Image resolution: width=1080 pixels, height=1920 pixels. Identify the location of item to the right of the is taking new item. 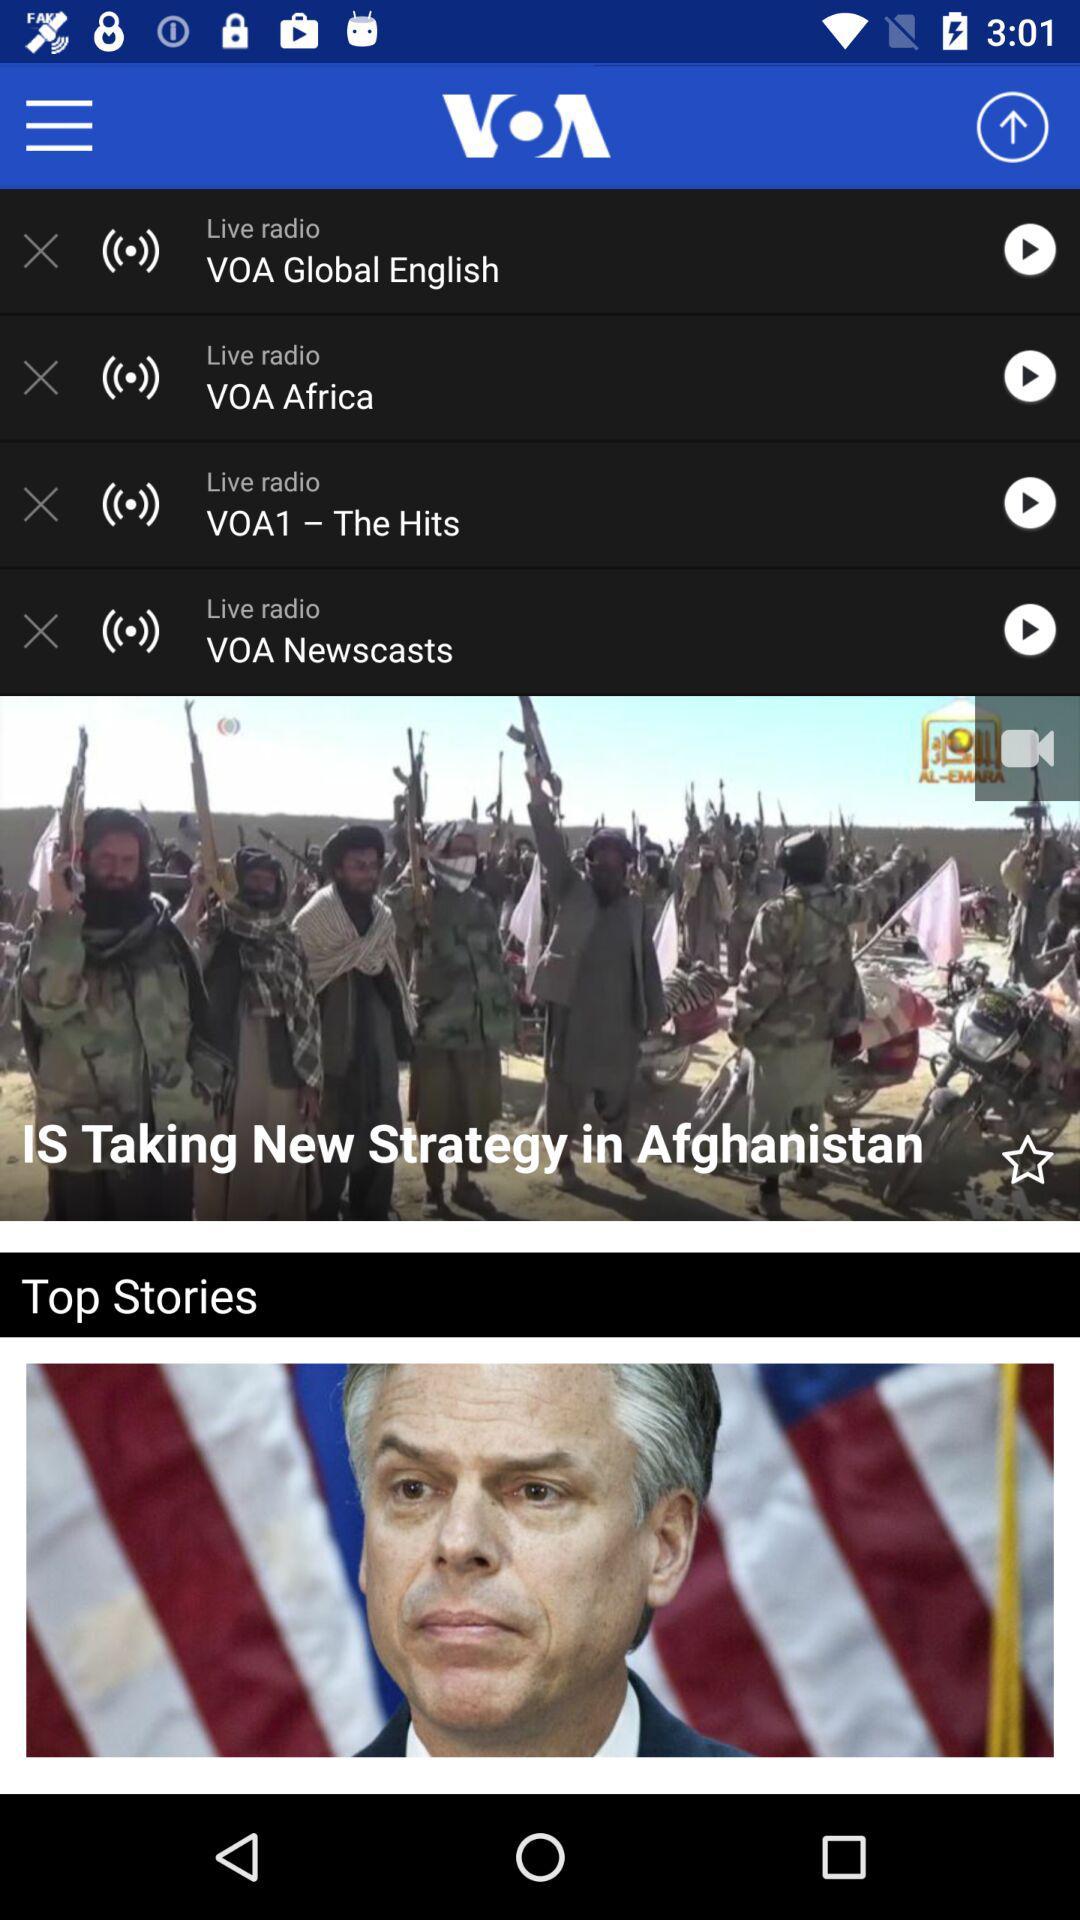
(1027, 1150).